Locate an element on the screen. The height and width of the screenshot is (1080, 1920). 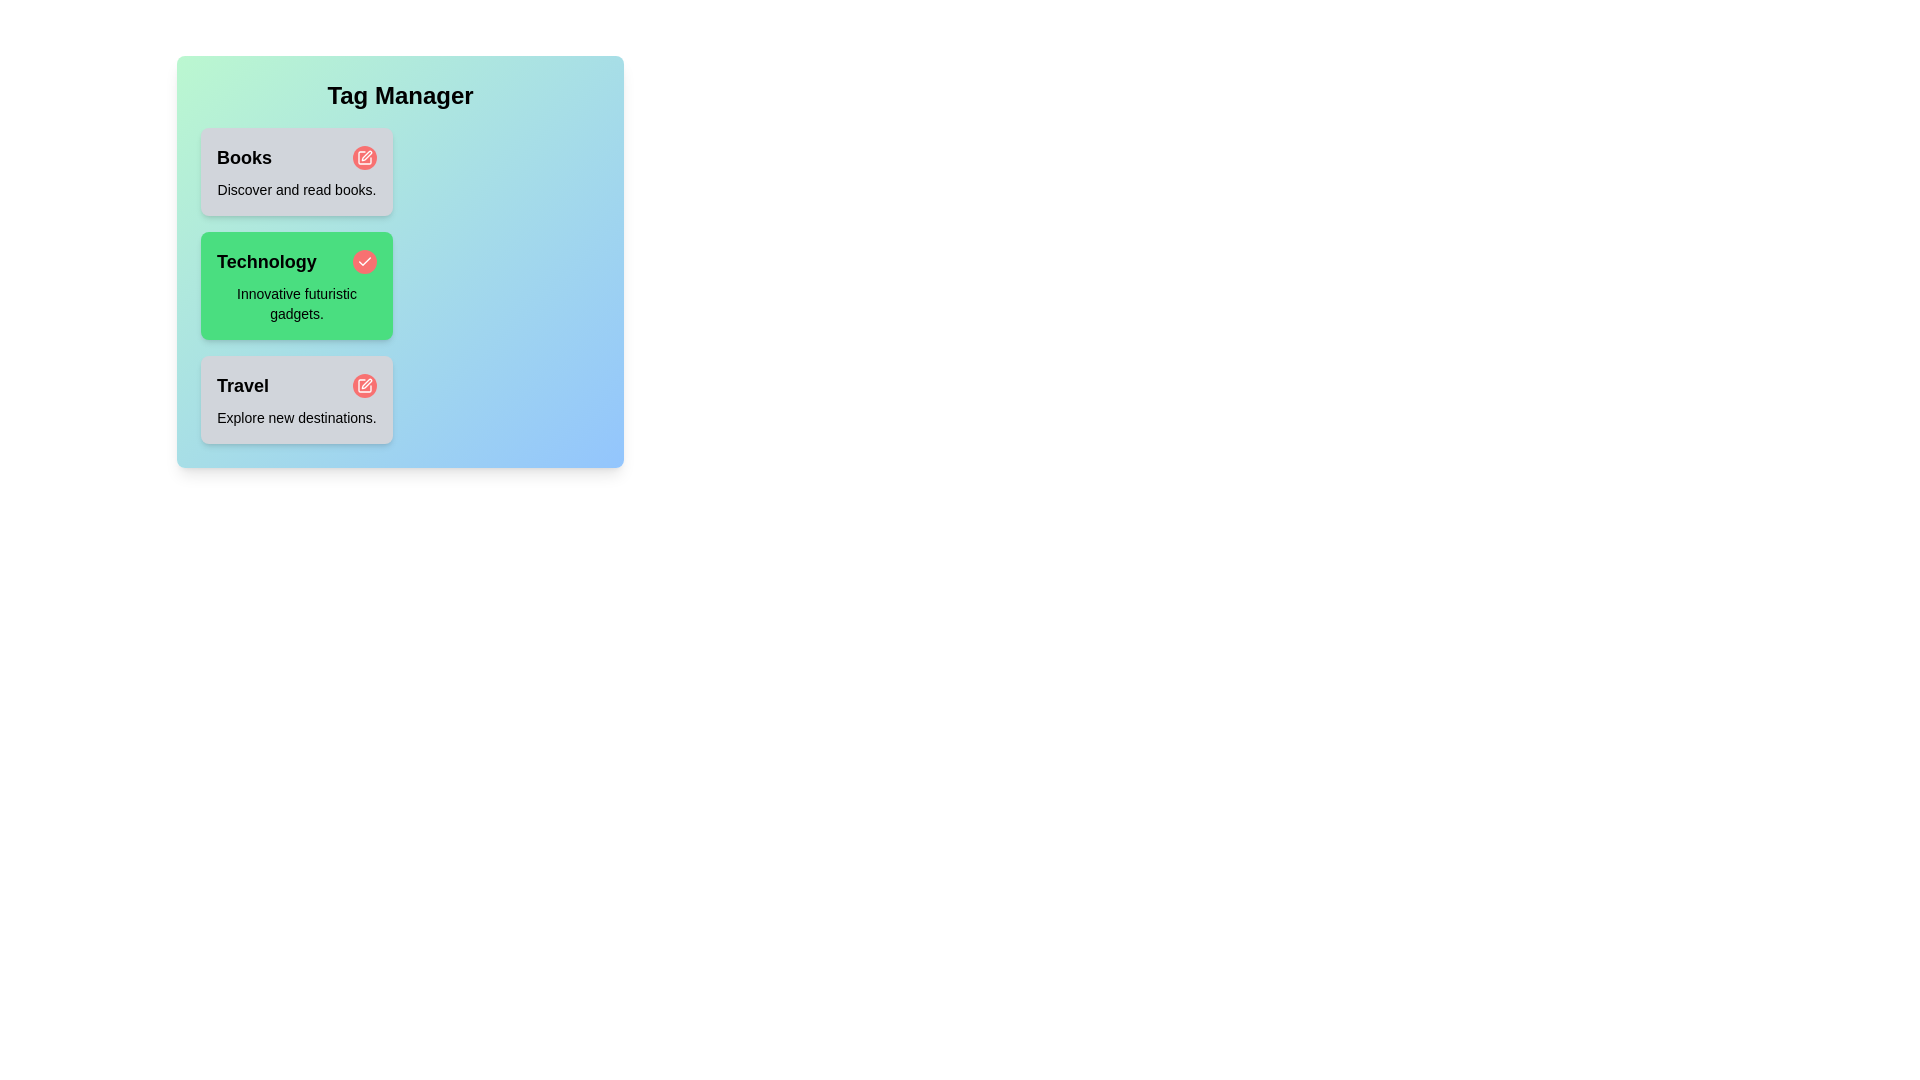
the tag name Travel to focus on it is located at coordinates (242, 385).